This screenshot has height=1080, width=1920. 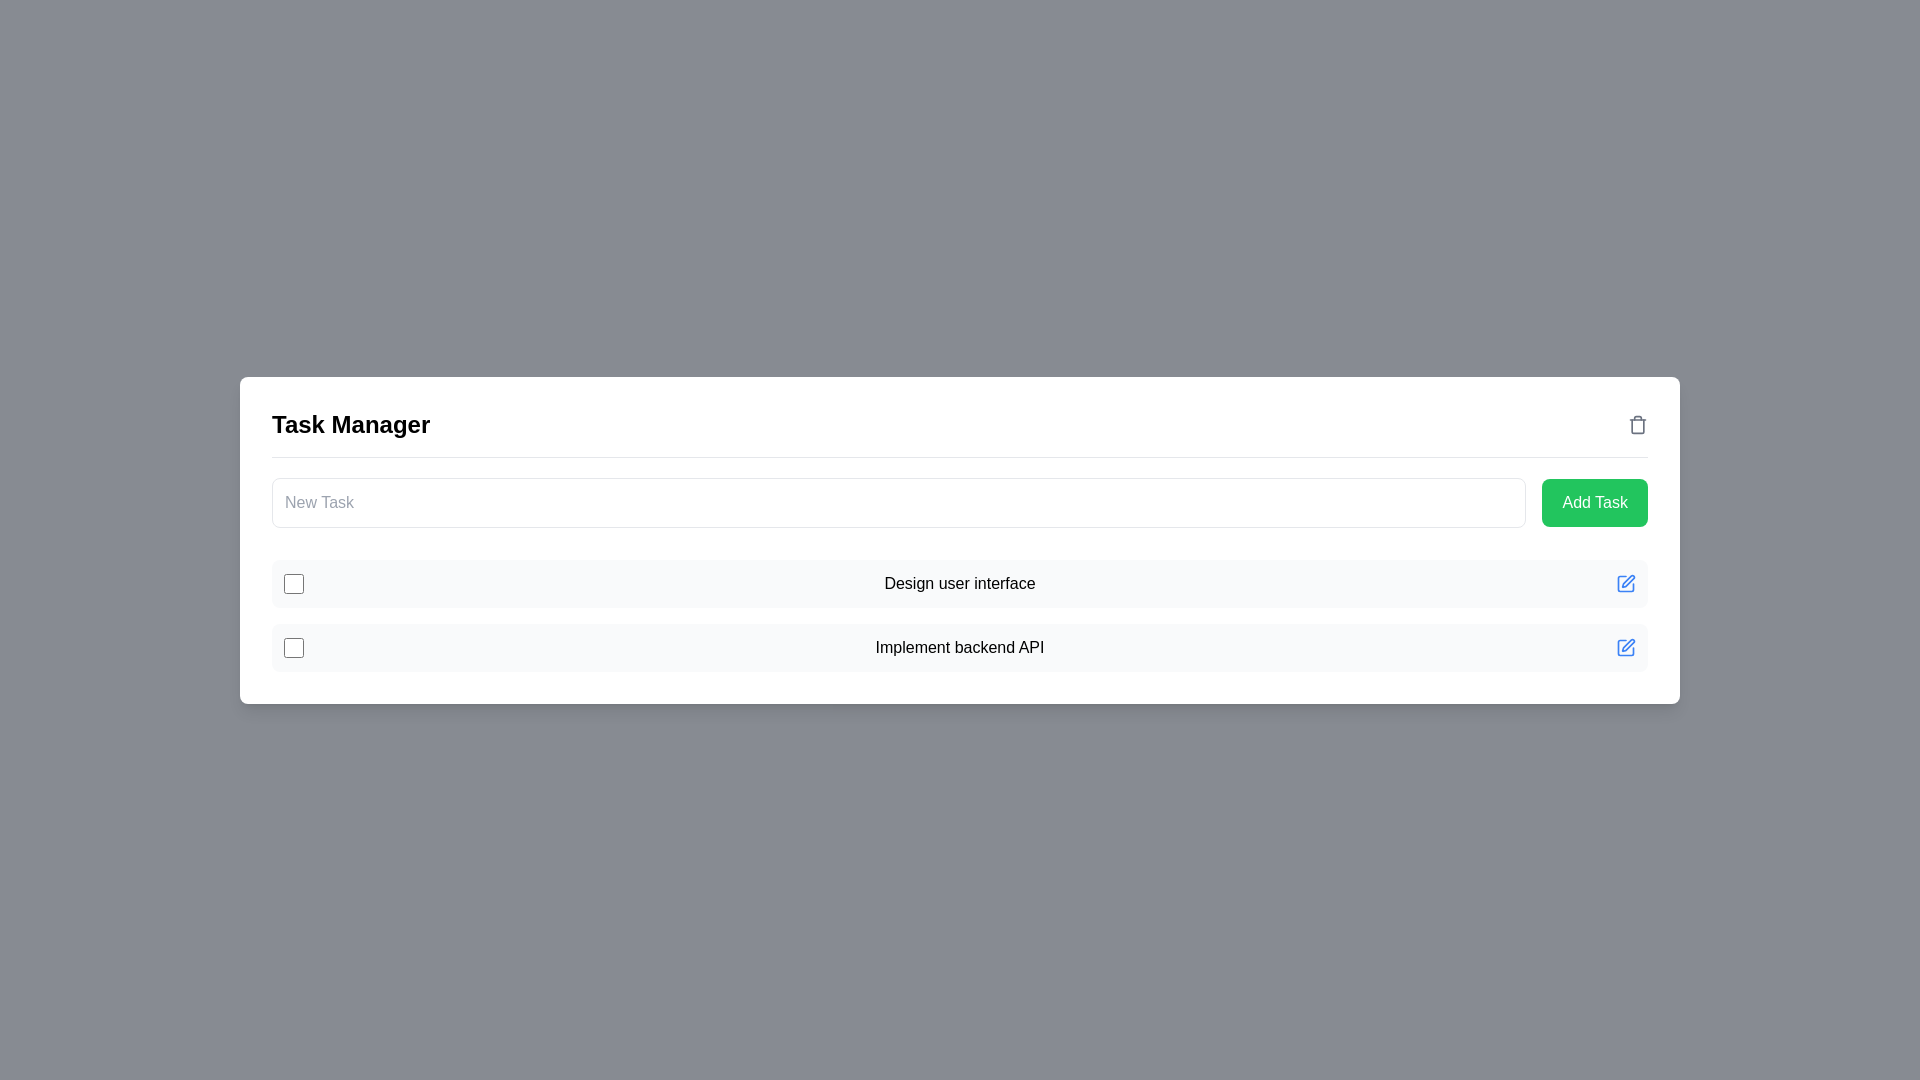 I want to click on the checkbox that is styled as a compact square with a white fill and a border, located to the left of the 'Design user interface' task description, so click(x=292, y=582).